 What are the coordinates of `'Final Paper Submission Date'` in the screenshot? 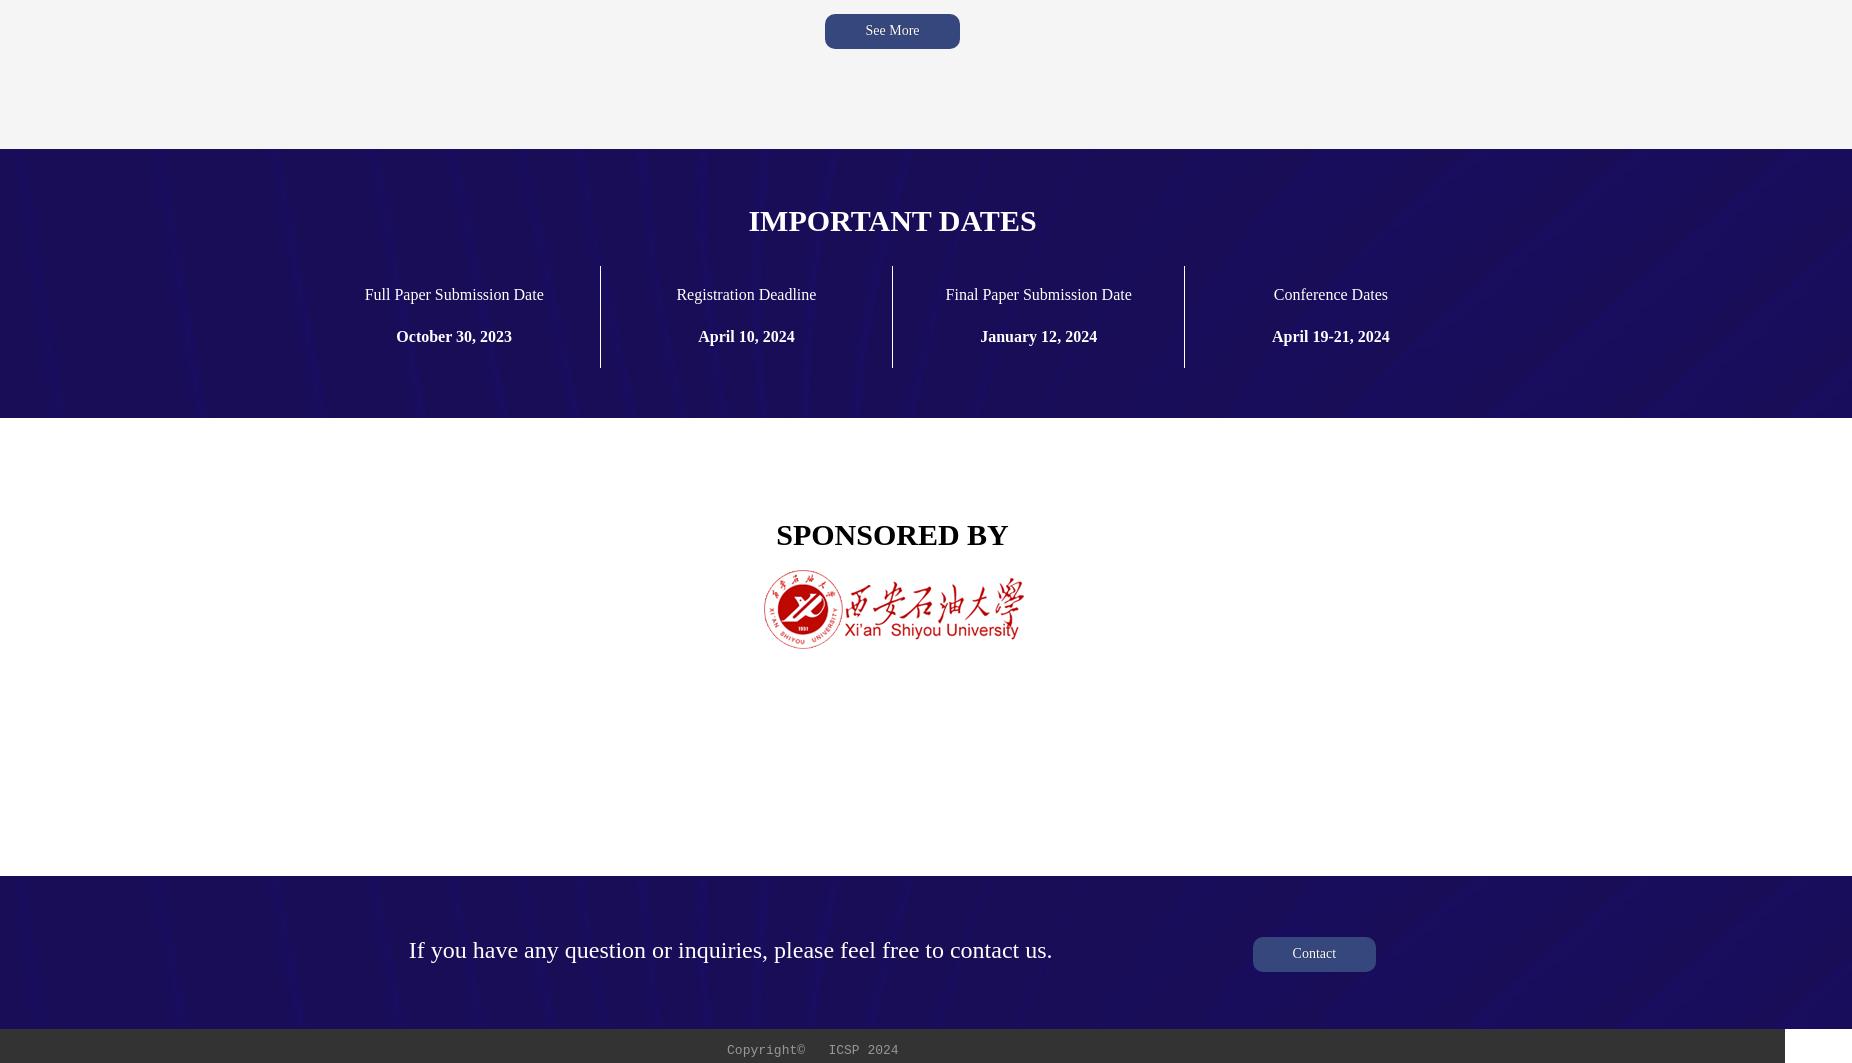 It's located at (1037, 293).